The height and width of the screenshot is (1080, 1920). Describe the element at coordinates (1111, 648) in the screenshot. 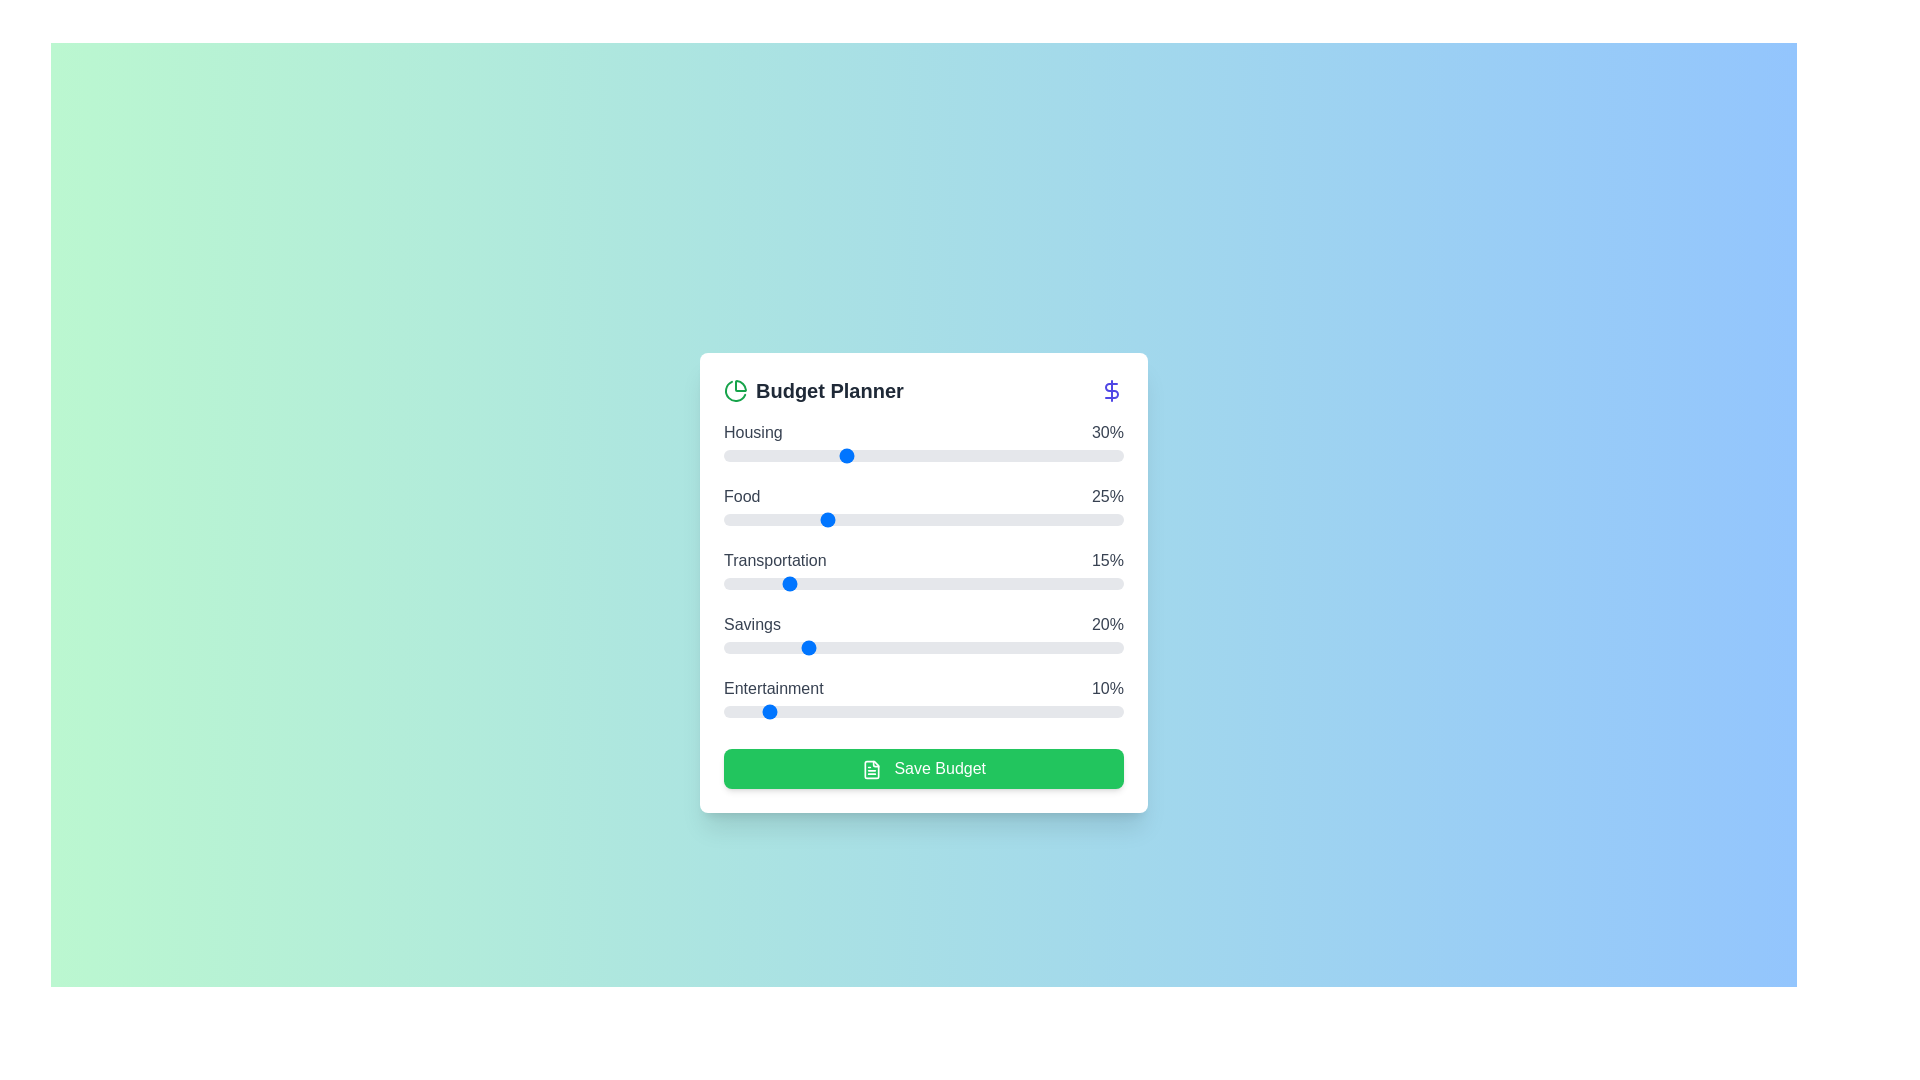

I see `the 'Savings' slider to 97% allocation` at that location.